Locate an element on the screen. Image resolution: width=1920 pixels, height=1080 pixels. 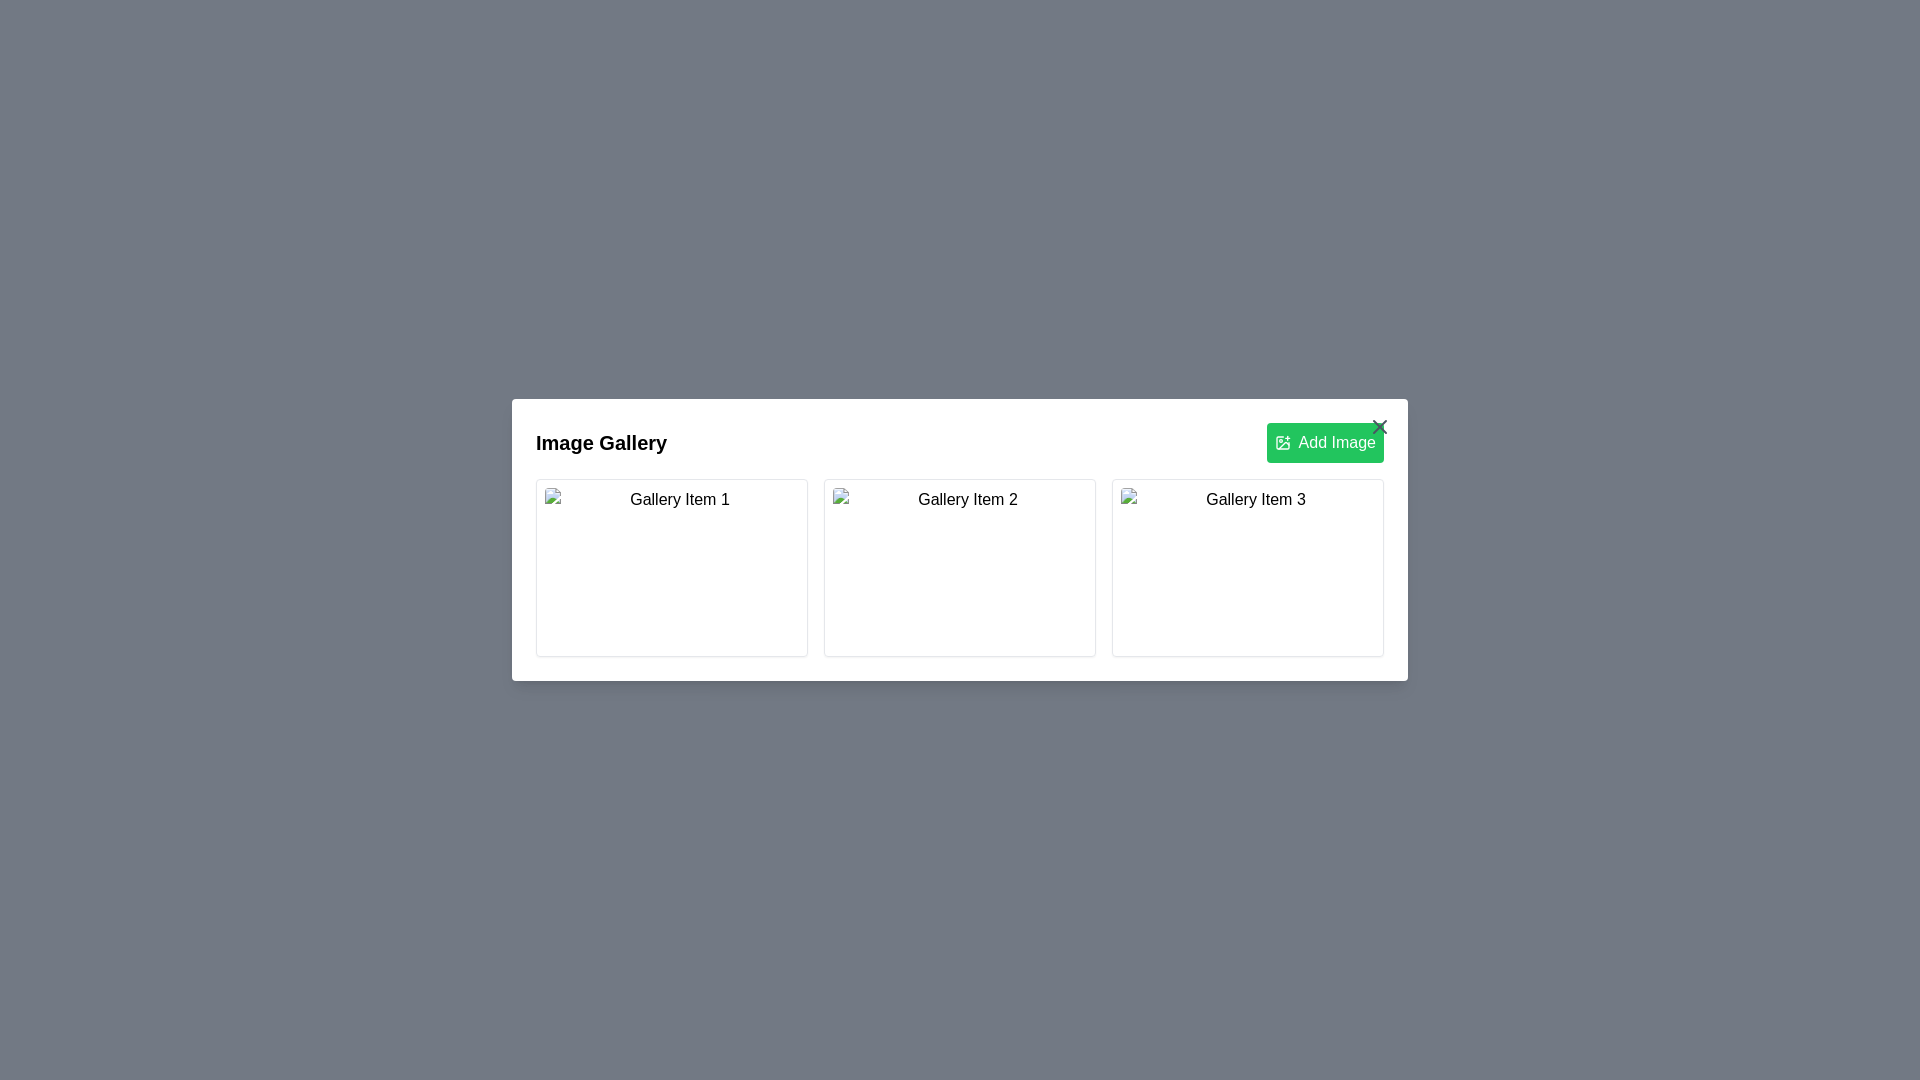
close button at the top-right corner of the dialog to close it is located at coordinates (1379, 426).